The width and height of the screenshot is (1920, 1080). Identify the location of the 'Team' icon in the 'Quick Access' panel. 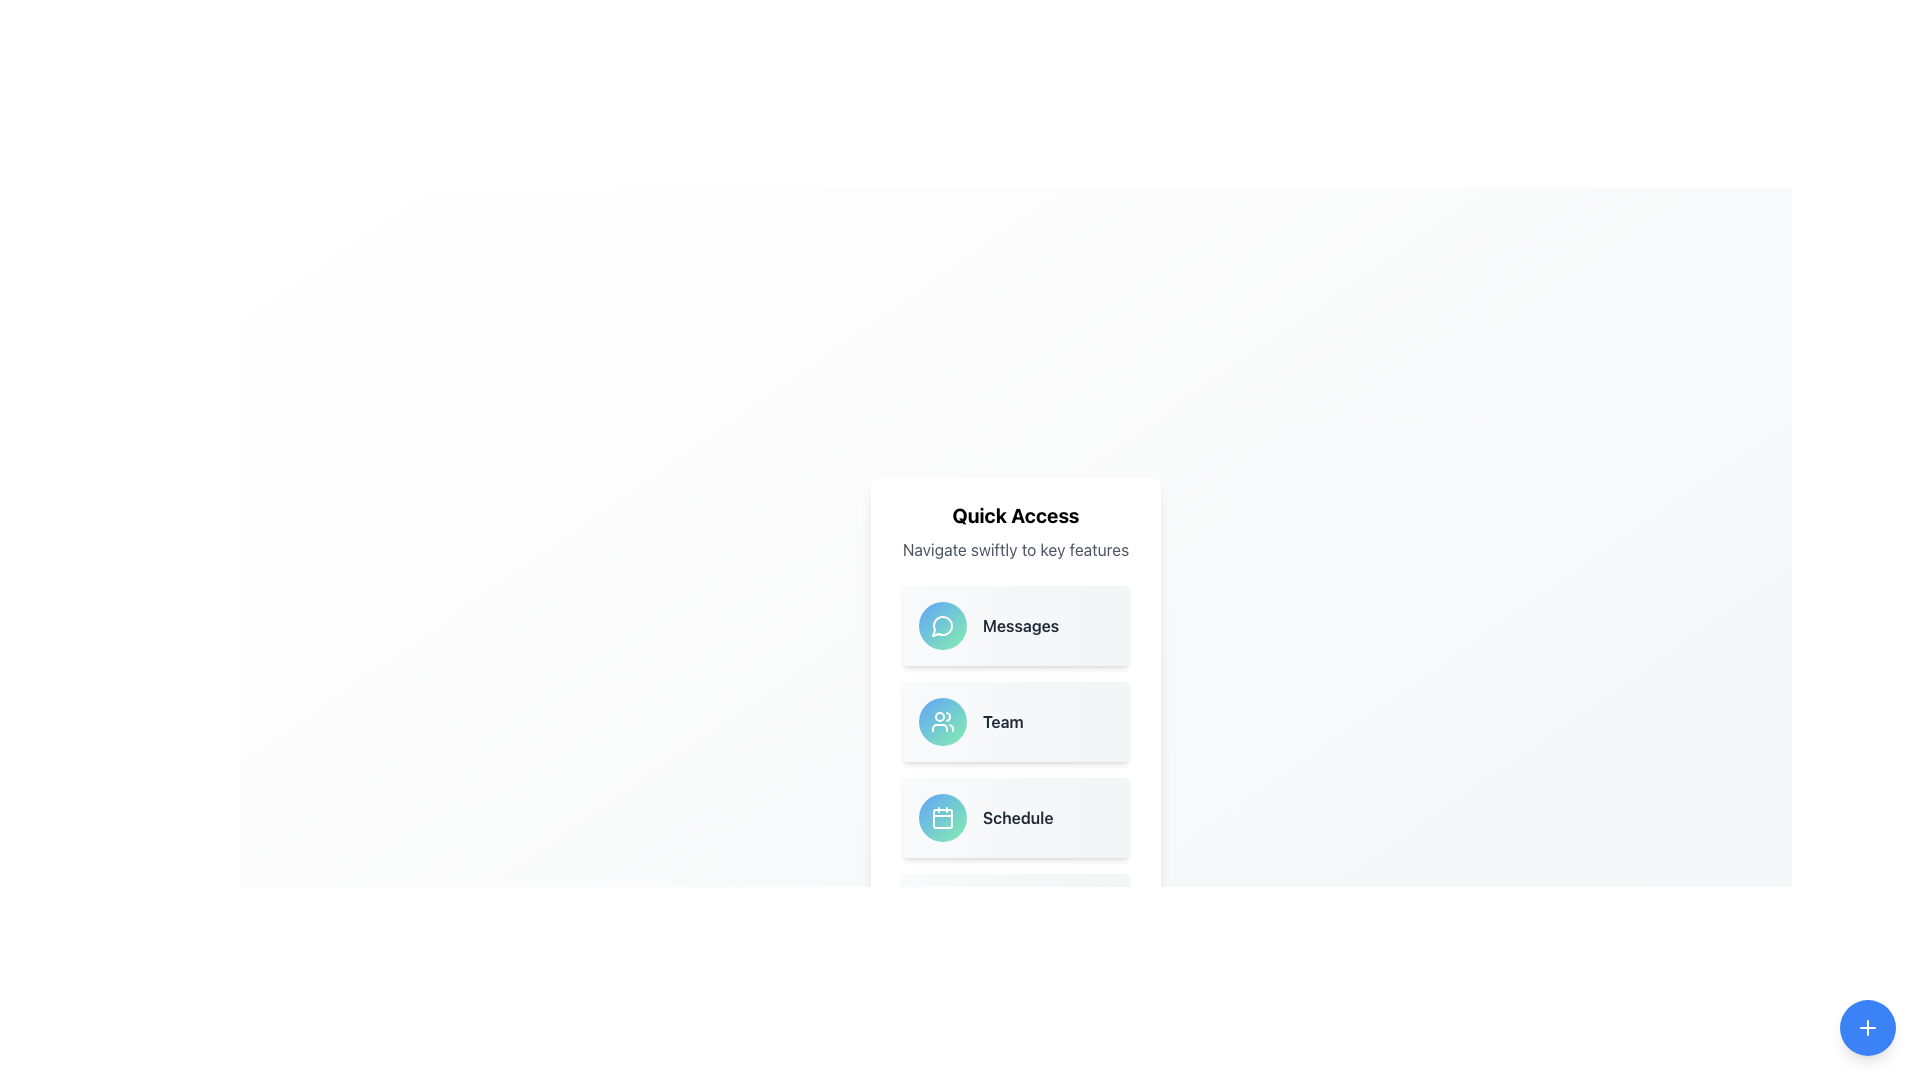
(941, 721).